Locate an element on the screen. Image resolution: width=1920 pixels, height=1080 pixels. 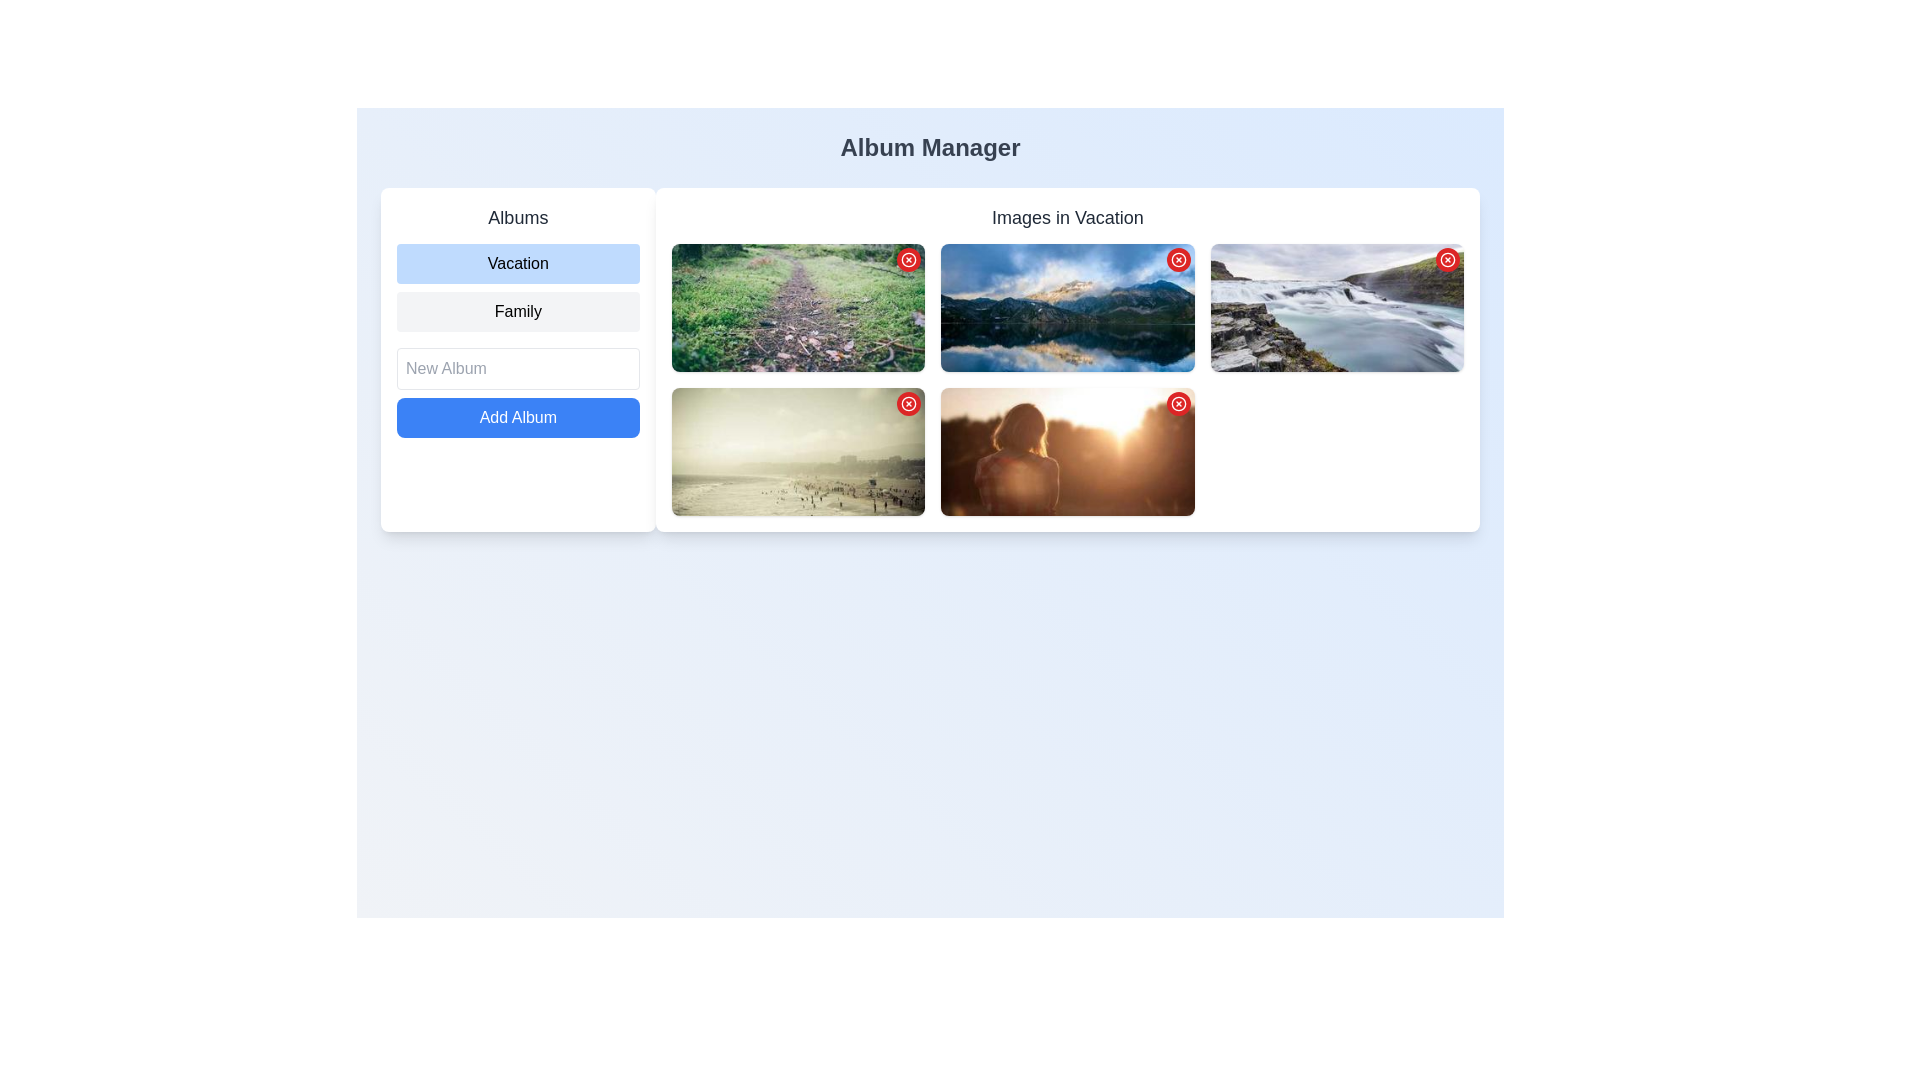
the 'Add Album' button, which has a blue background and white text is located at coordinates (518, 416).